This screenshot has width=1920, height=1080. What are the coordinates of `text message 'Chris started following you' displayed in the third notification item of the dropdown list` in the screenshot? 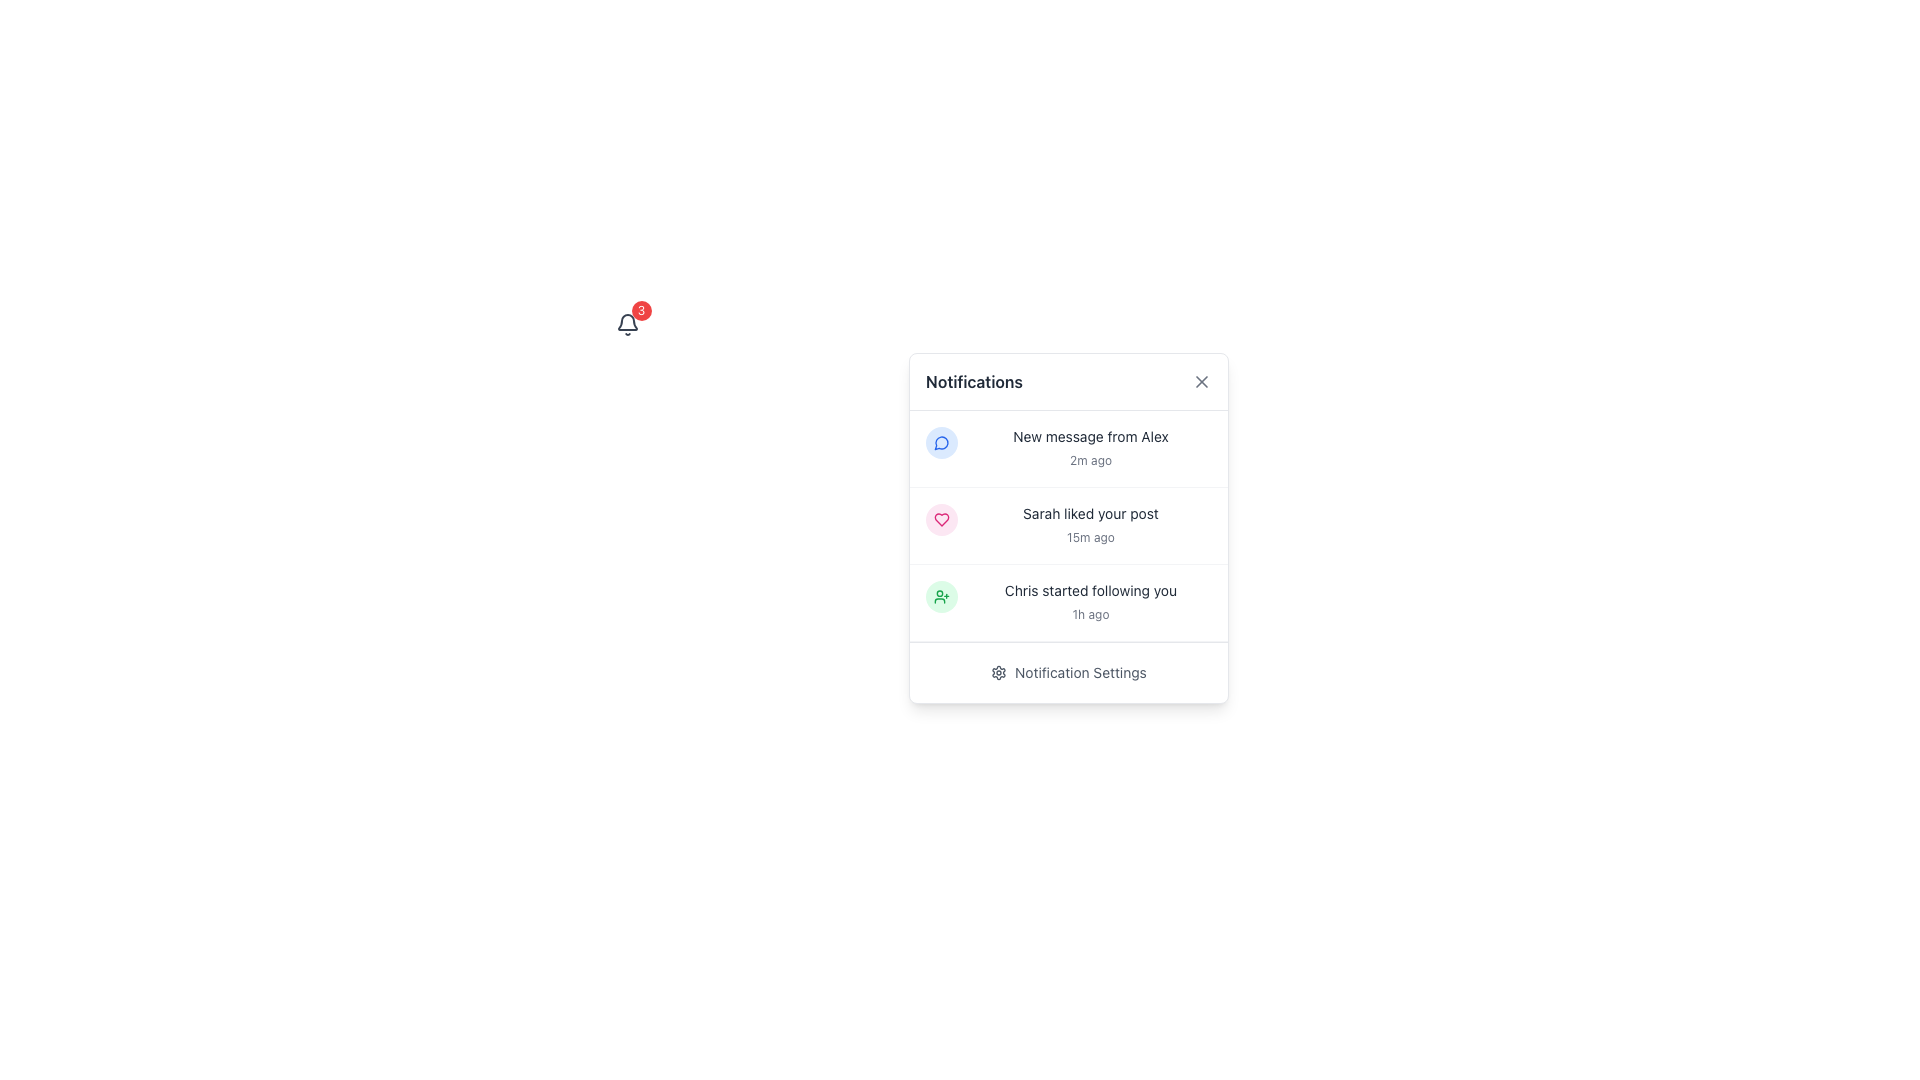 It's located at (1089, 589).